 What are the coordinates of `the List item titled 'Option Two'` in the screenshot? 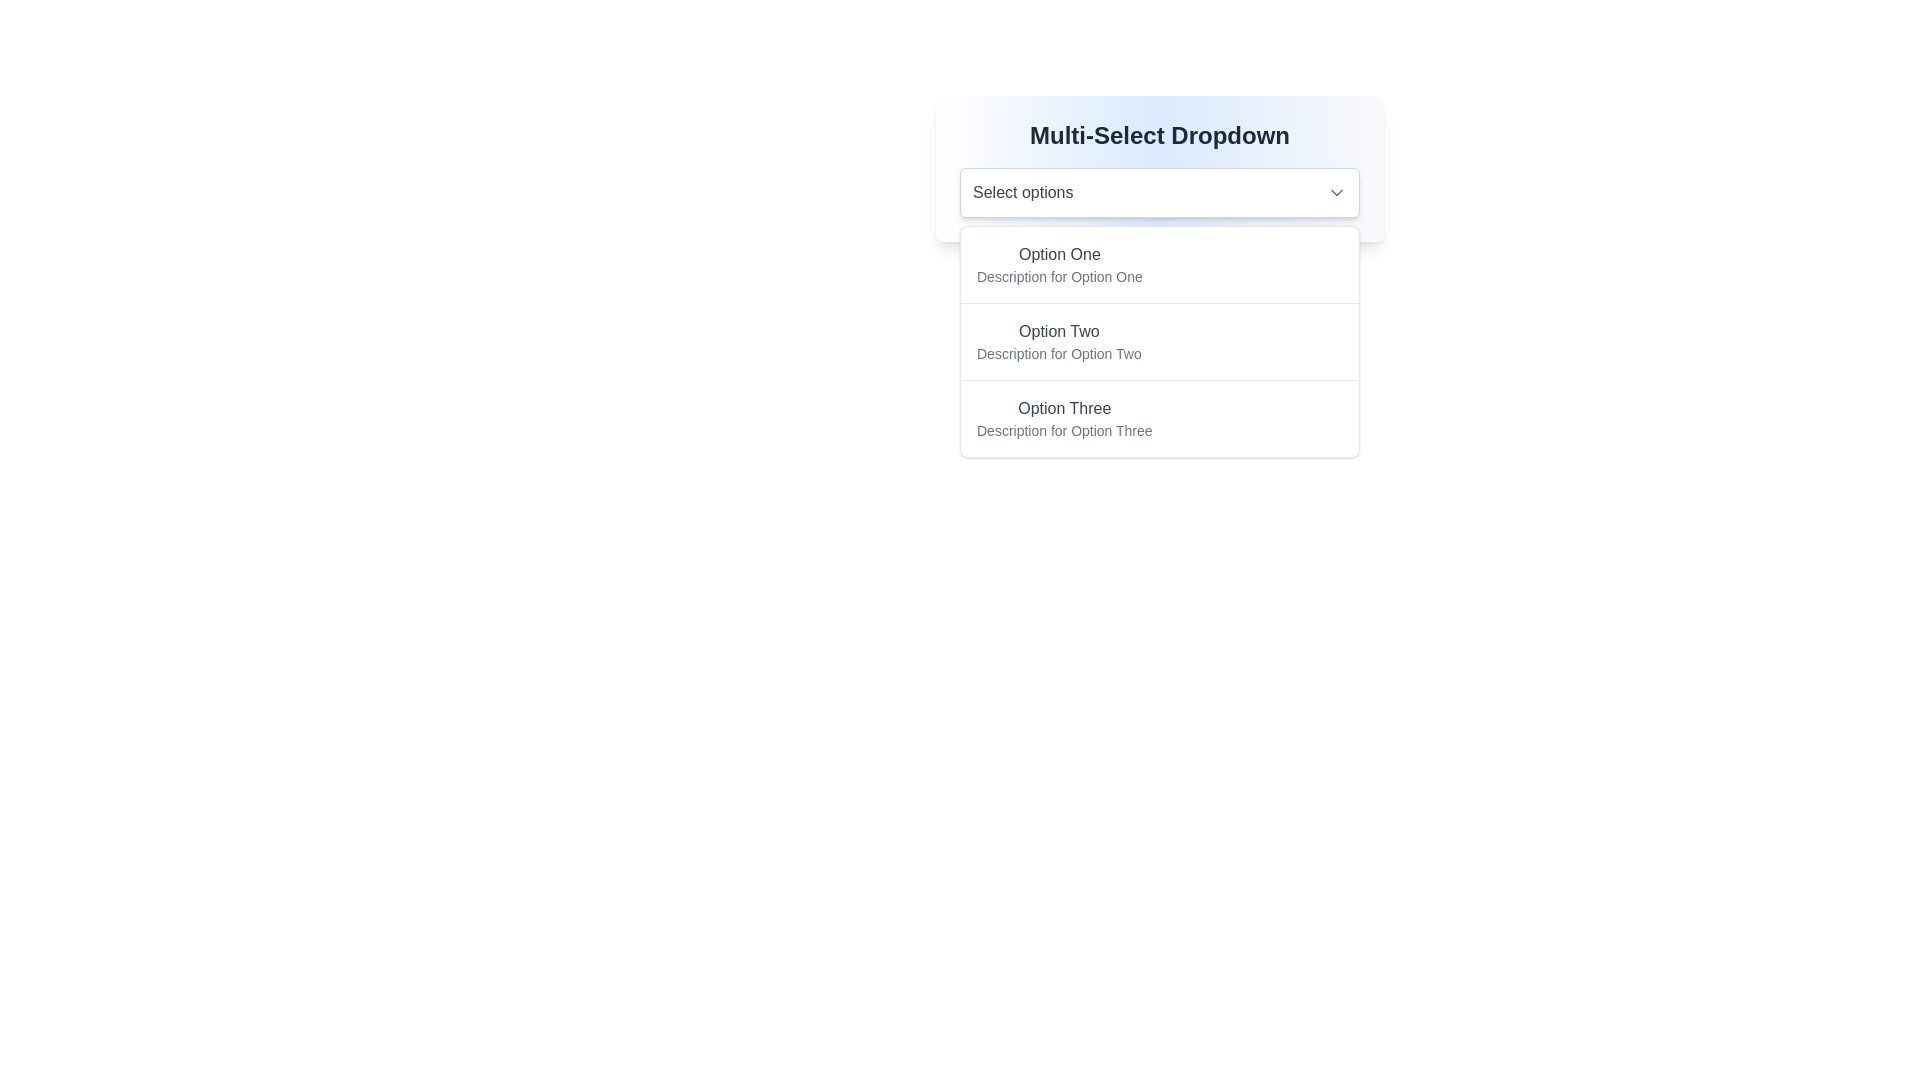 It's located at (1160, 340).